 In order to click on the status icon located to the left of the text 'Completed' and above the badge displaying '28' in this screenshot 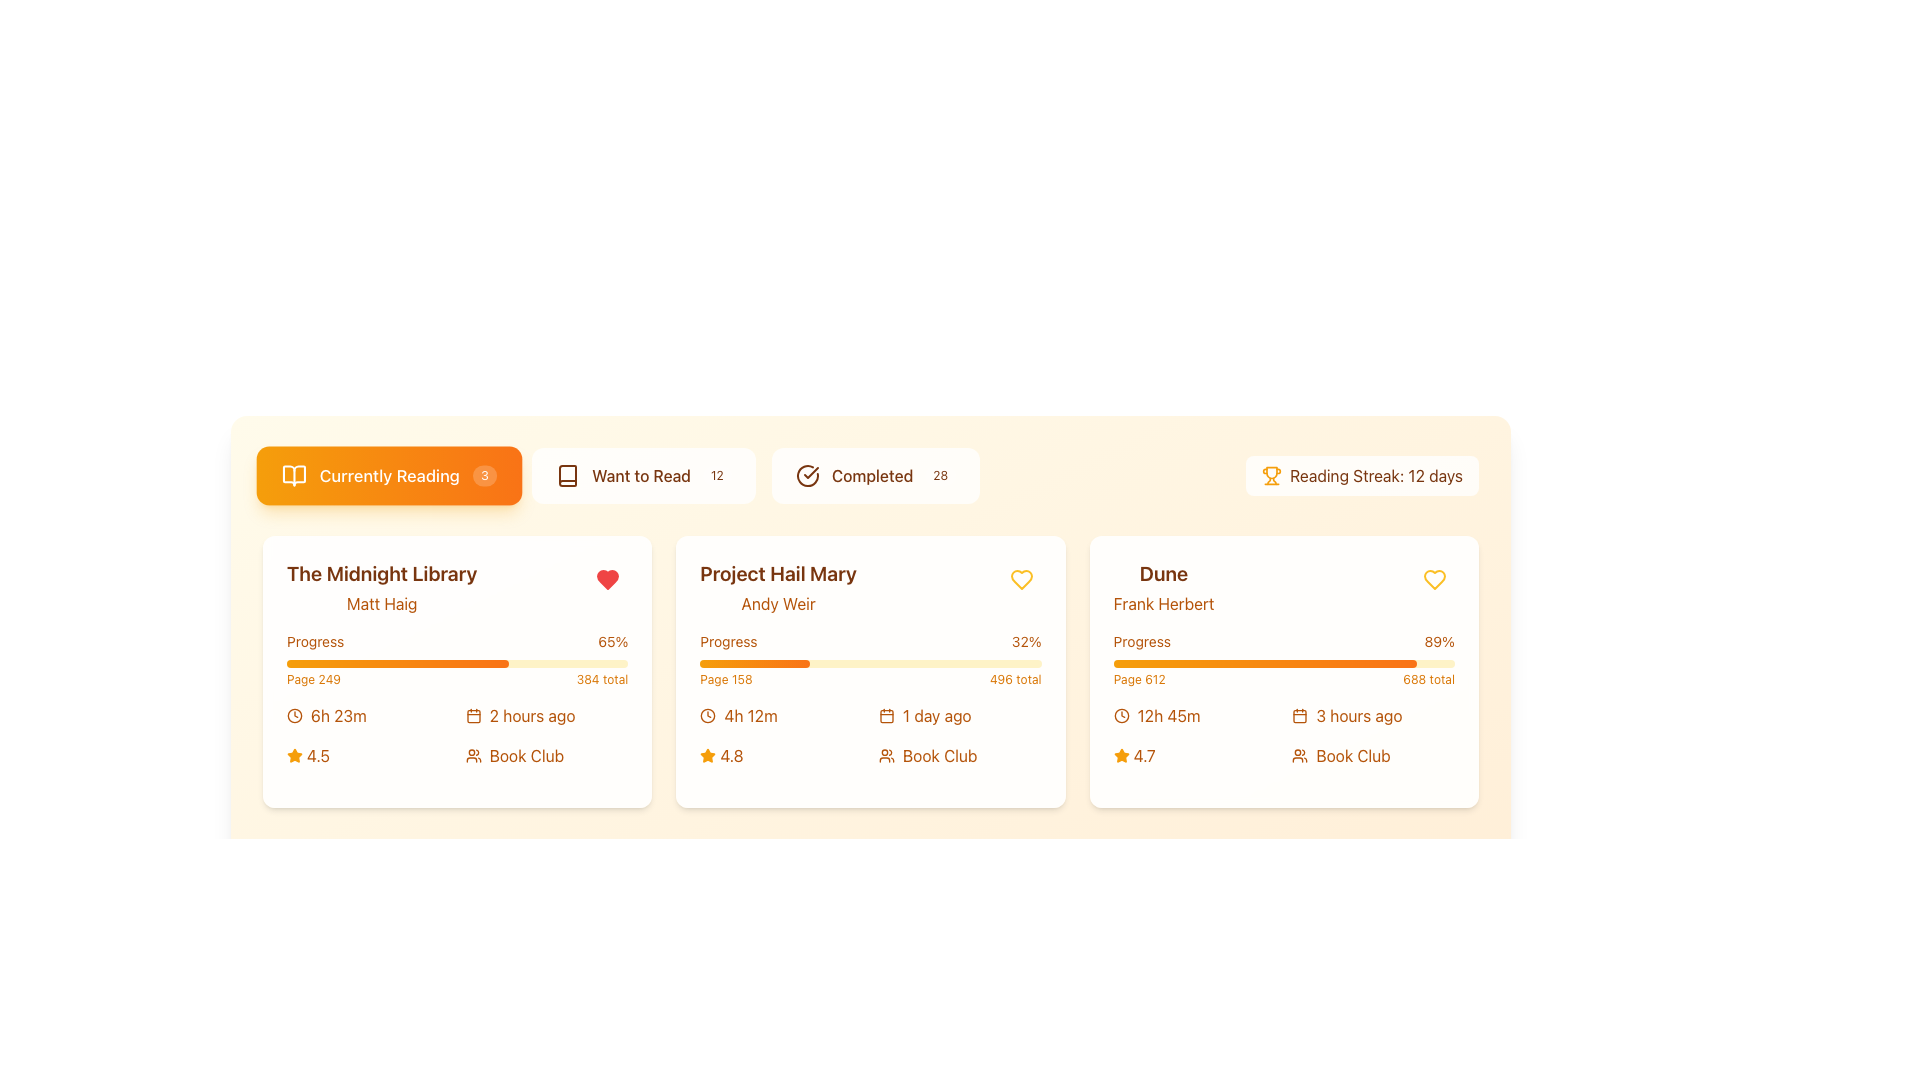, I will do `click(807, 475)`.